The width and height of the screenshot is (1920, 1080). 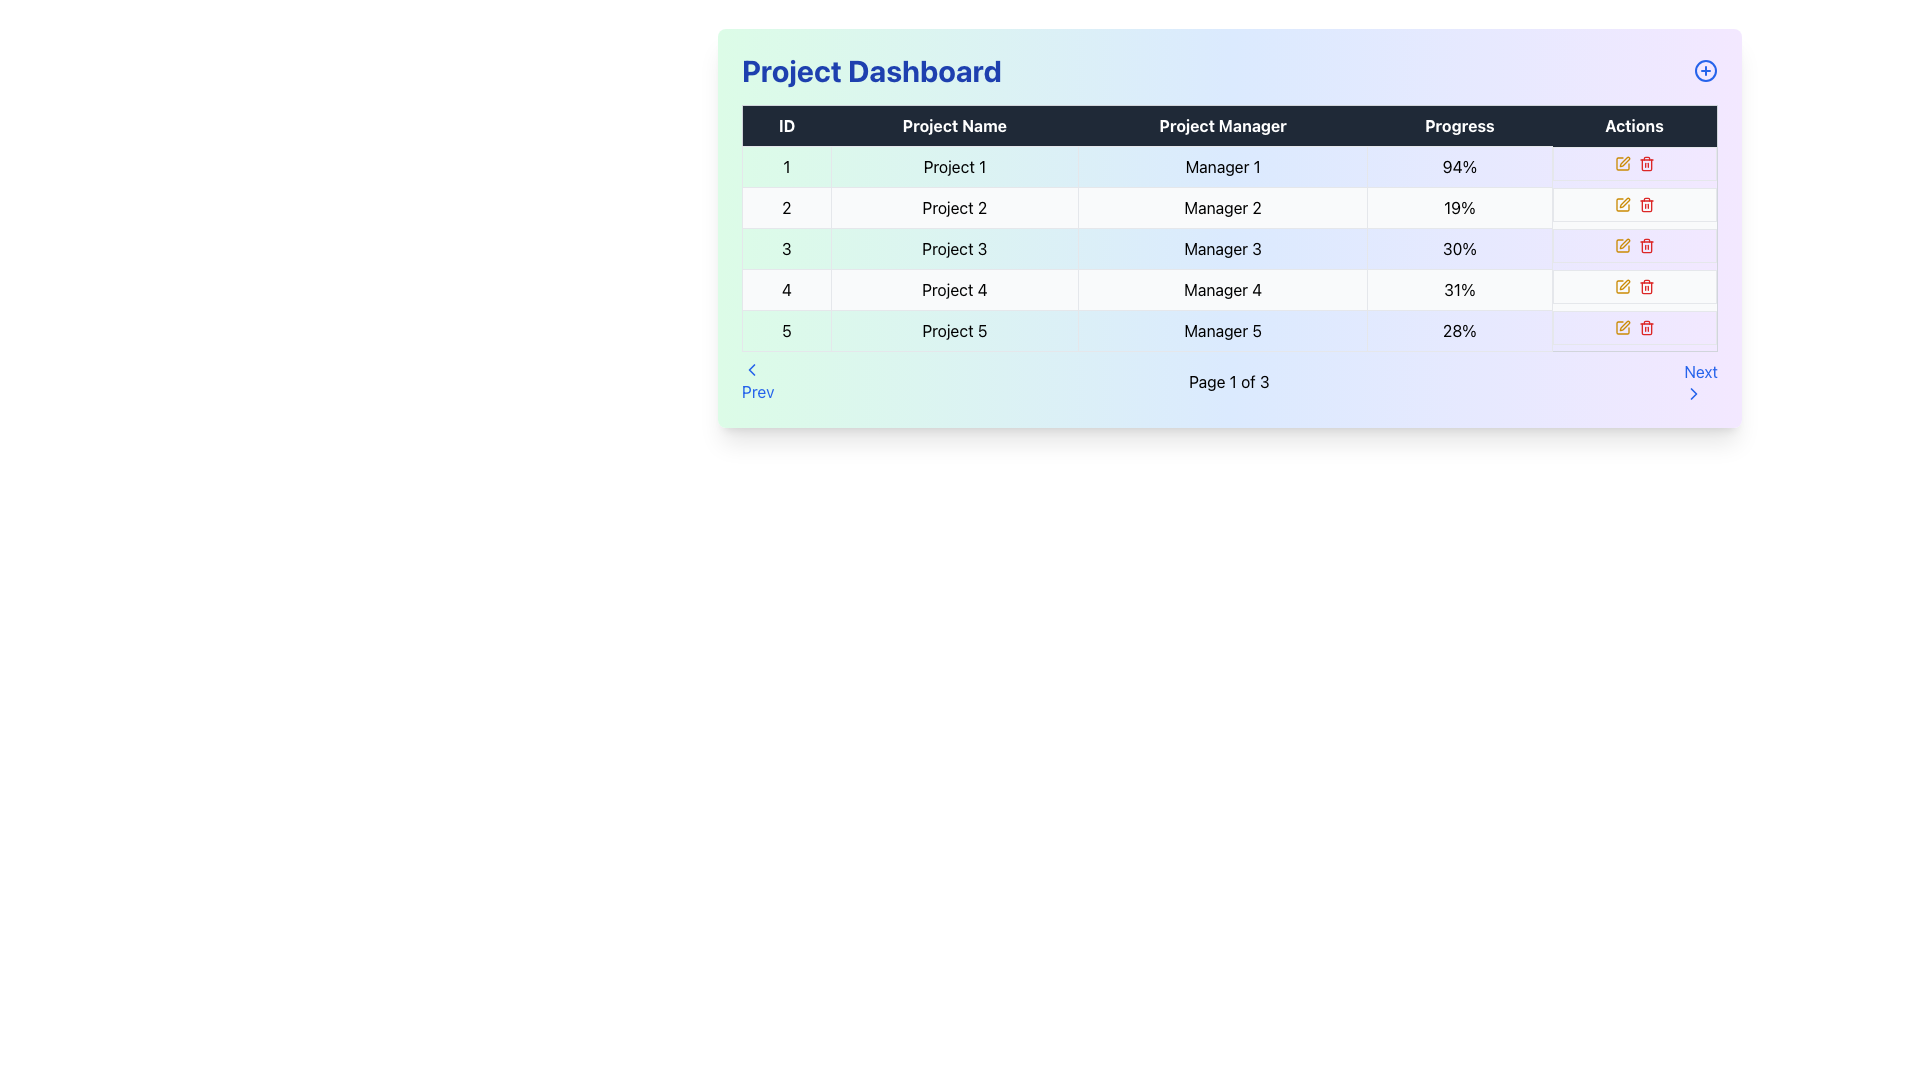 I want to click on the Table Header Cell that indicates the 'Actions' column, located as the fifth column header in the table's header row, so click(x=1634, y=126).